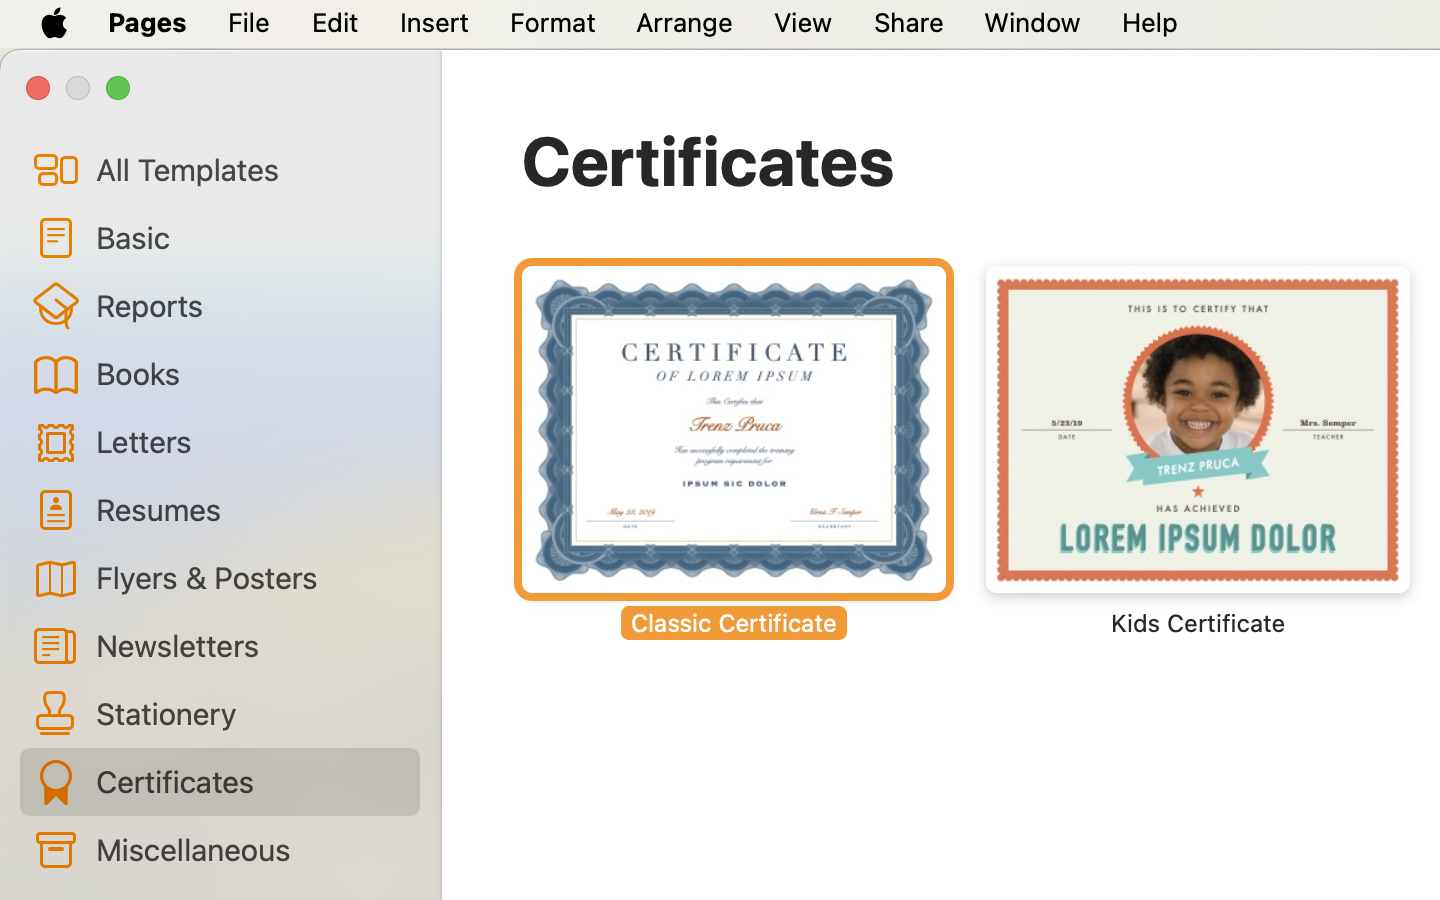 The height and width of the screenshot is (900, 1440). Describe the element at coordinates (248, 372) in the screenshot. I see `'Books'` at that location.